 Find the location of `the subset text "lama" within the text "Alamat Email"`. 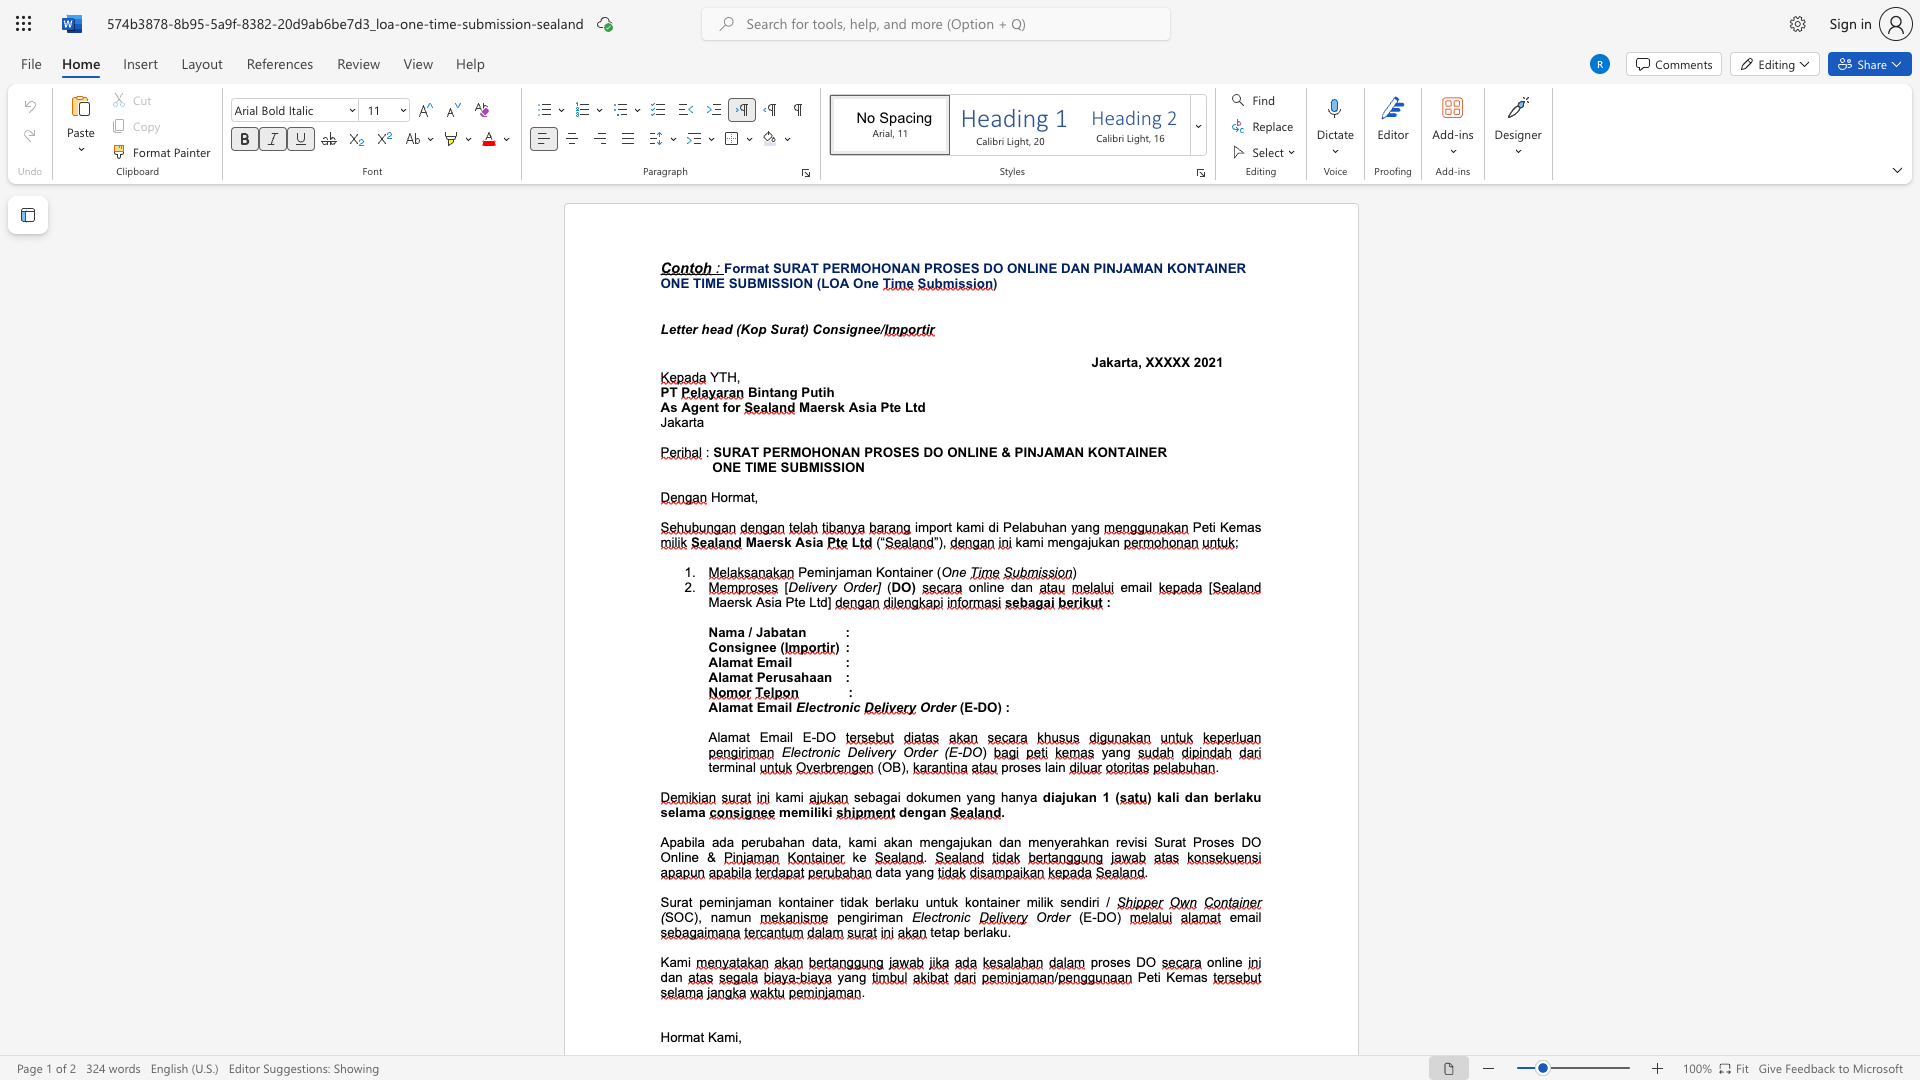

the subset text "lama" within the text "Alamat Email" is located at coordinates (718, 706).